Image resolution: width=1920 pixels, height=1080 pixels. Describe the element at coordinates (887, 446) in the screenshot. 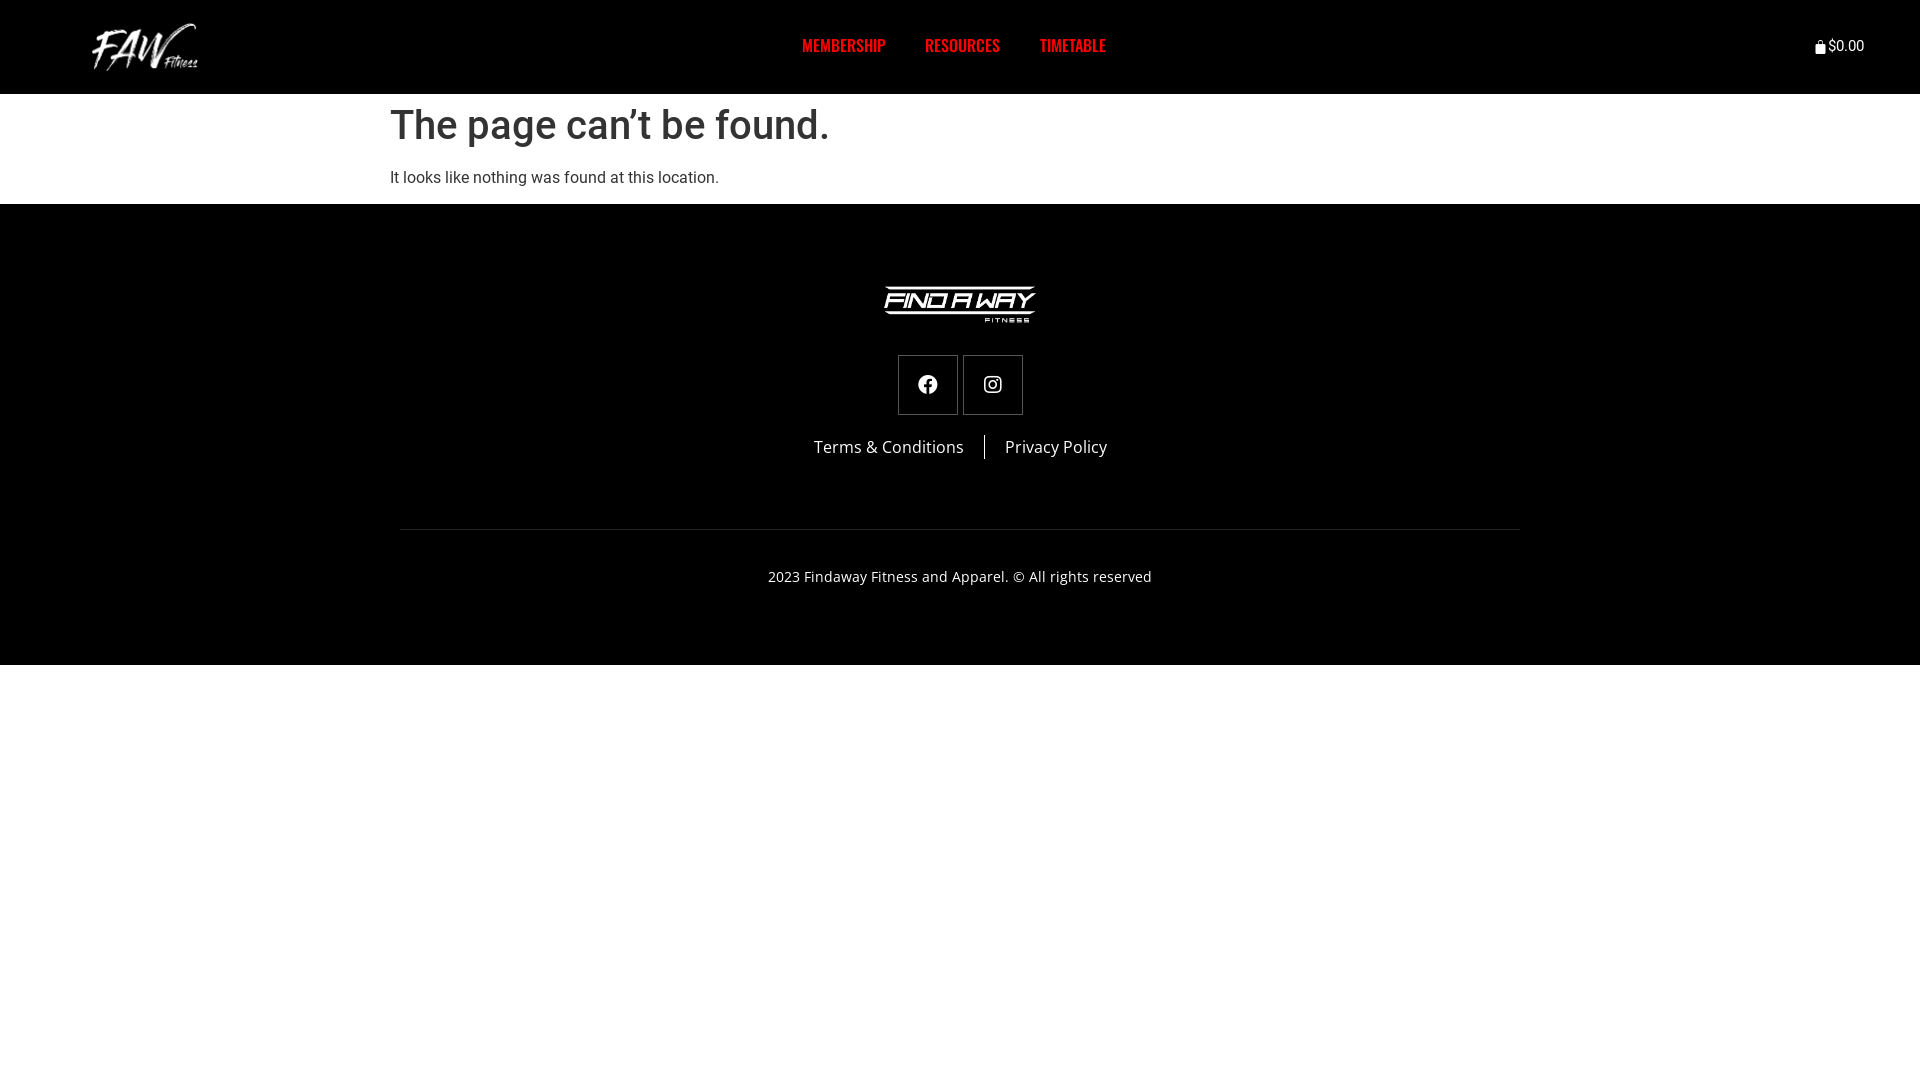

I see `'Terms & Conditions'` at that location.